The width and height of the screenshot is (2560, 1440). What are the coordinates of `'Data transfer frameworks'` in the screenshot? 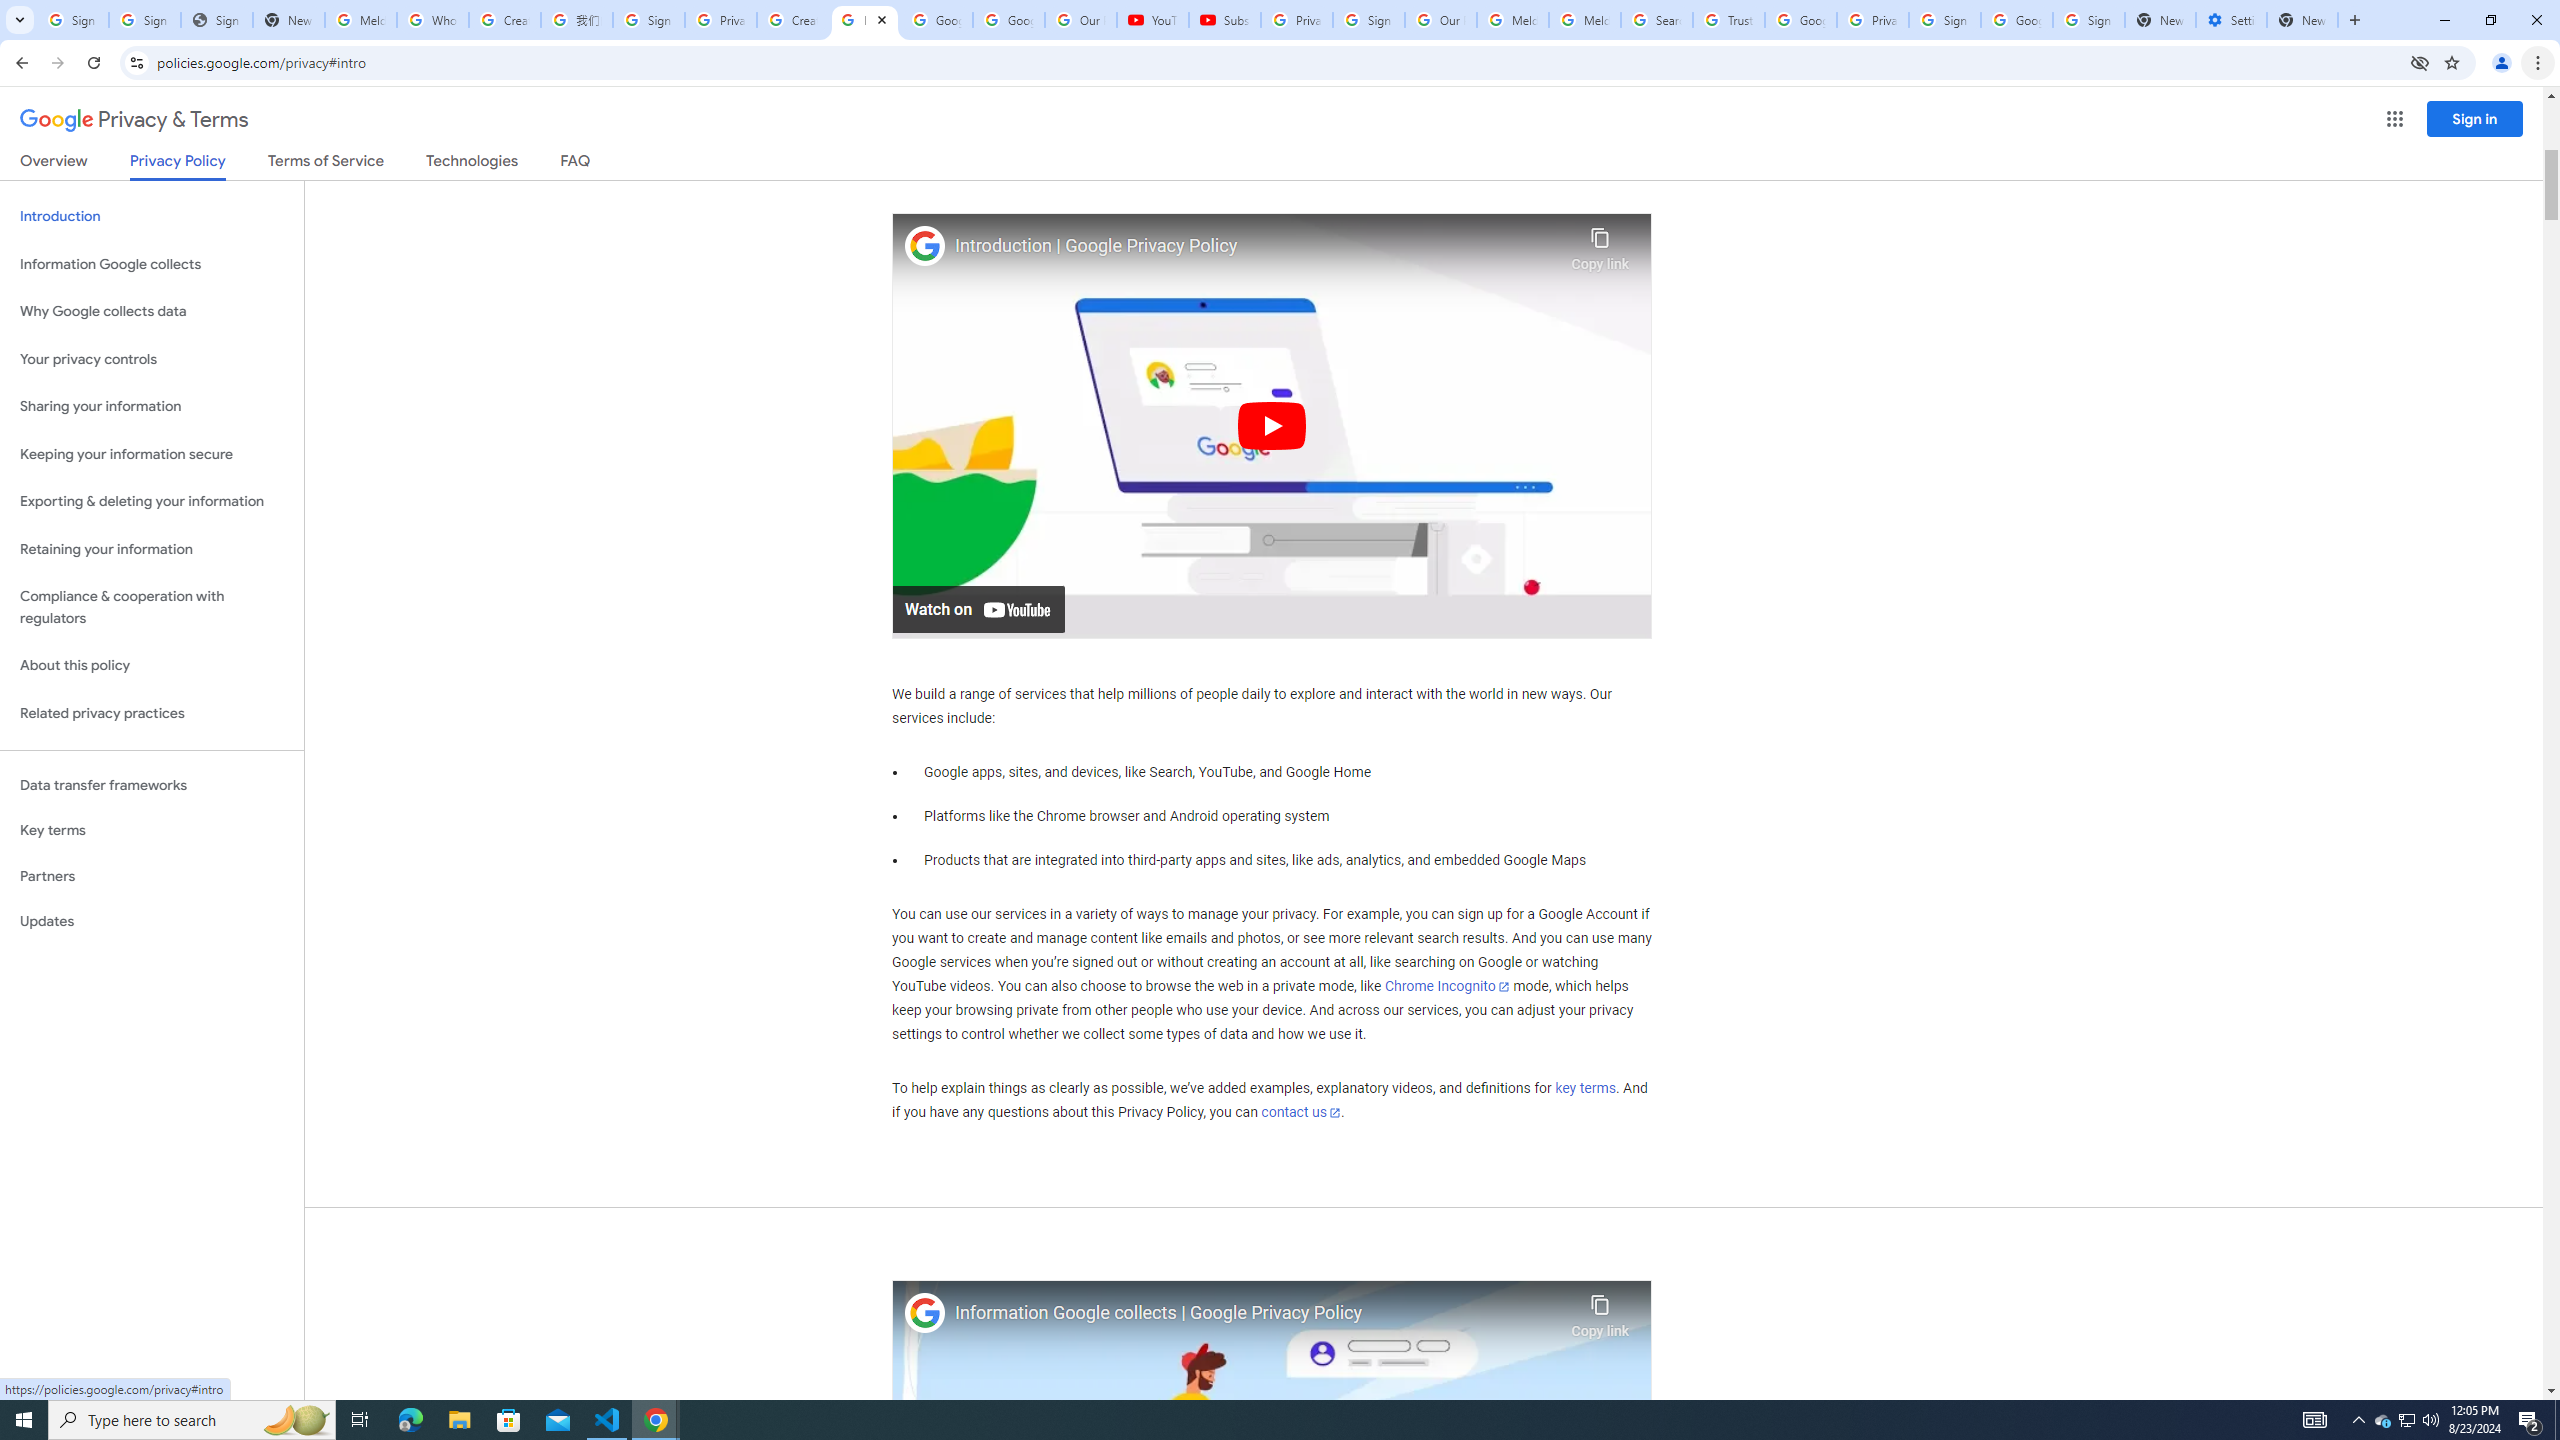 It's located at (151, 785).